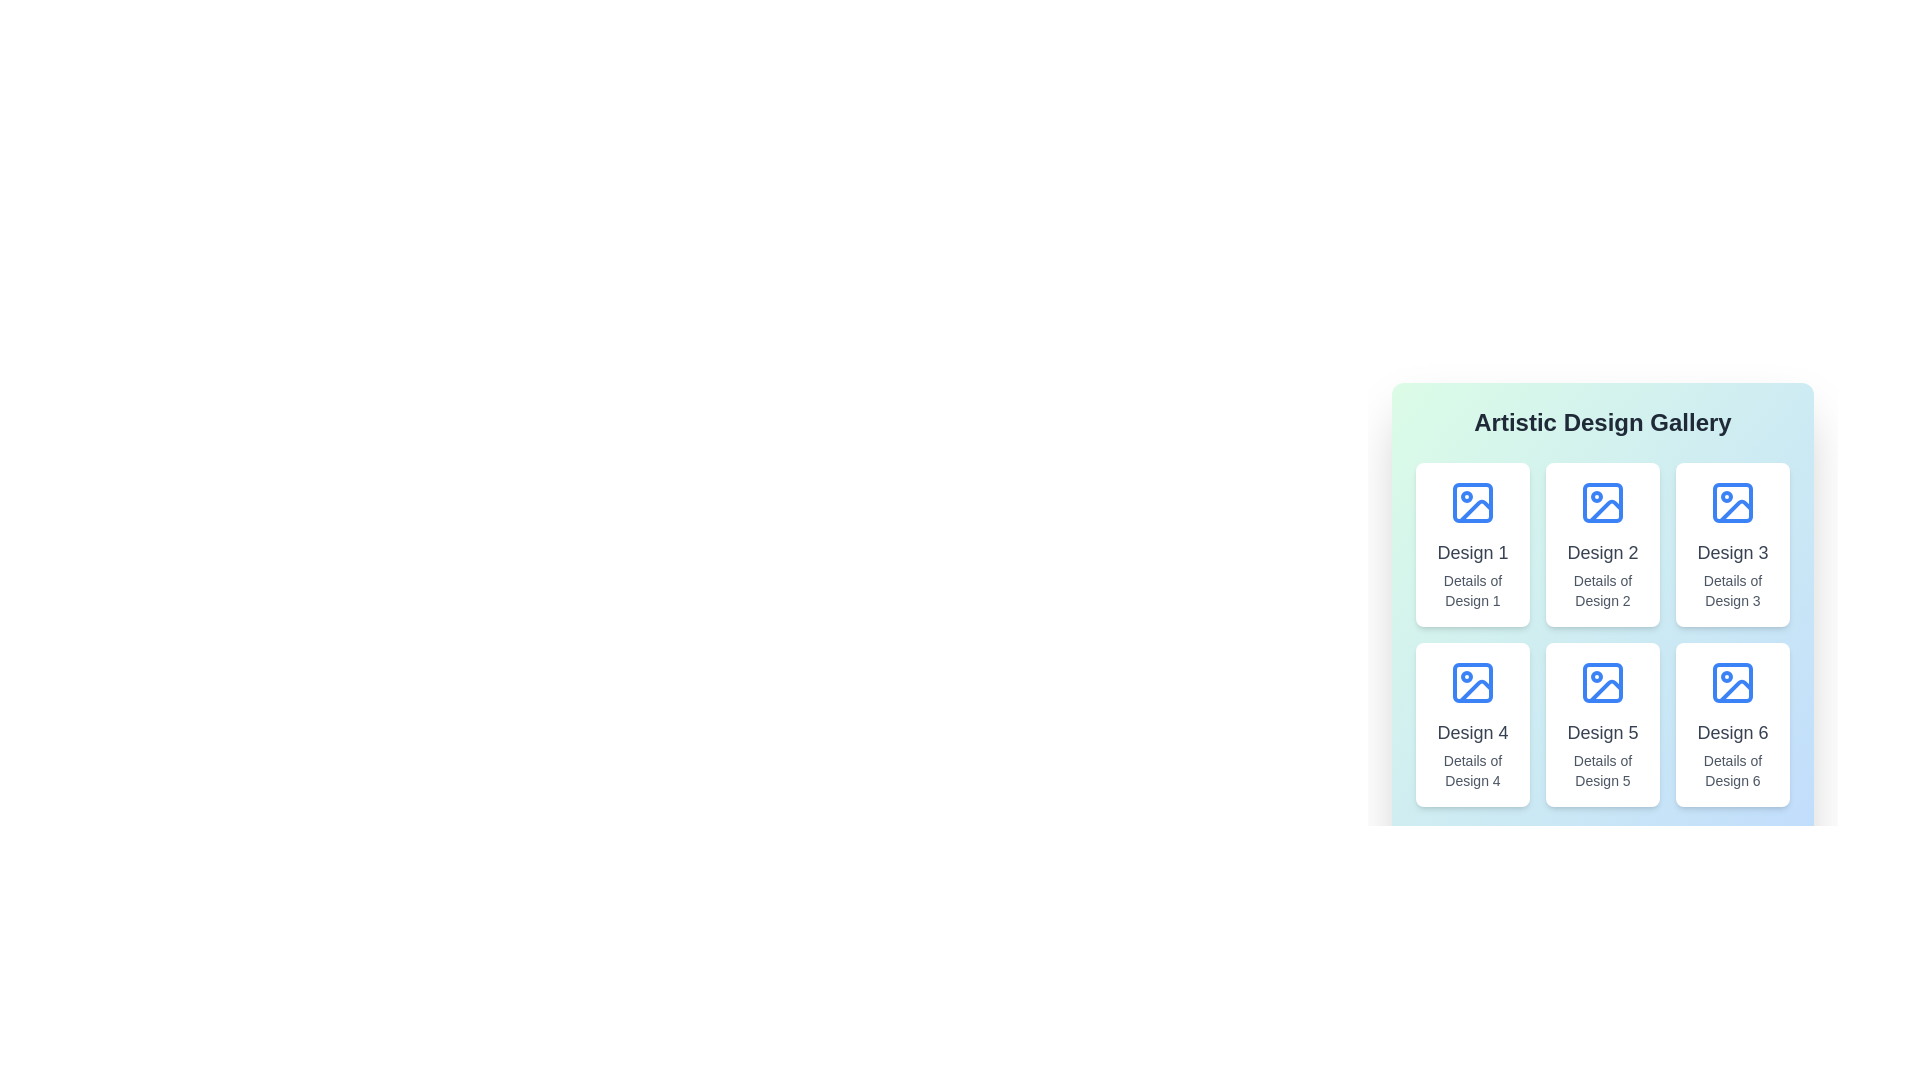 The height and width of the screenshot is (1080, 1920). What do you see at coordinates (1603, 552) in the screenshot?
I see `the Text Label that serves as the title or identifier for its corresponding design entry, located in the first row and middle column of a grid layout` at bounding box center [1603, 552].